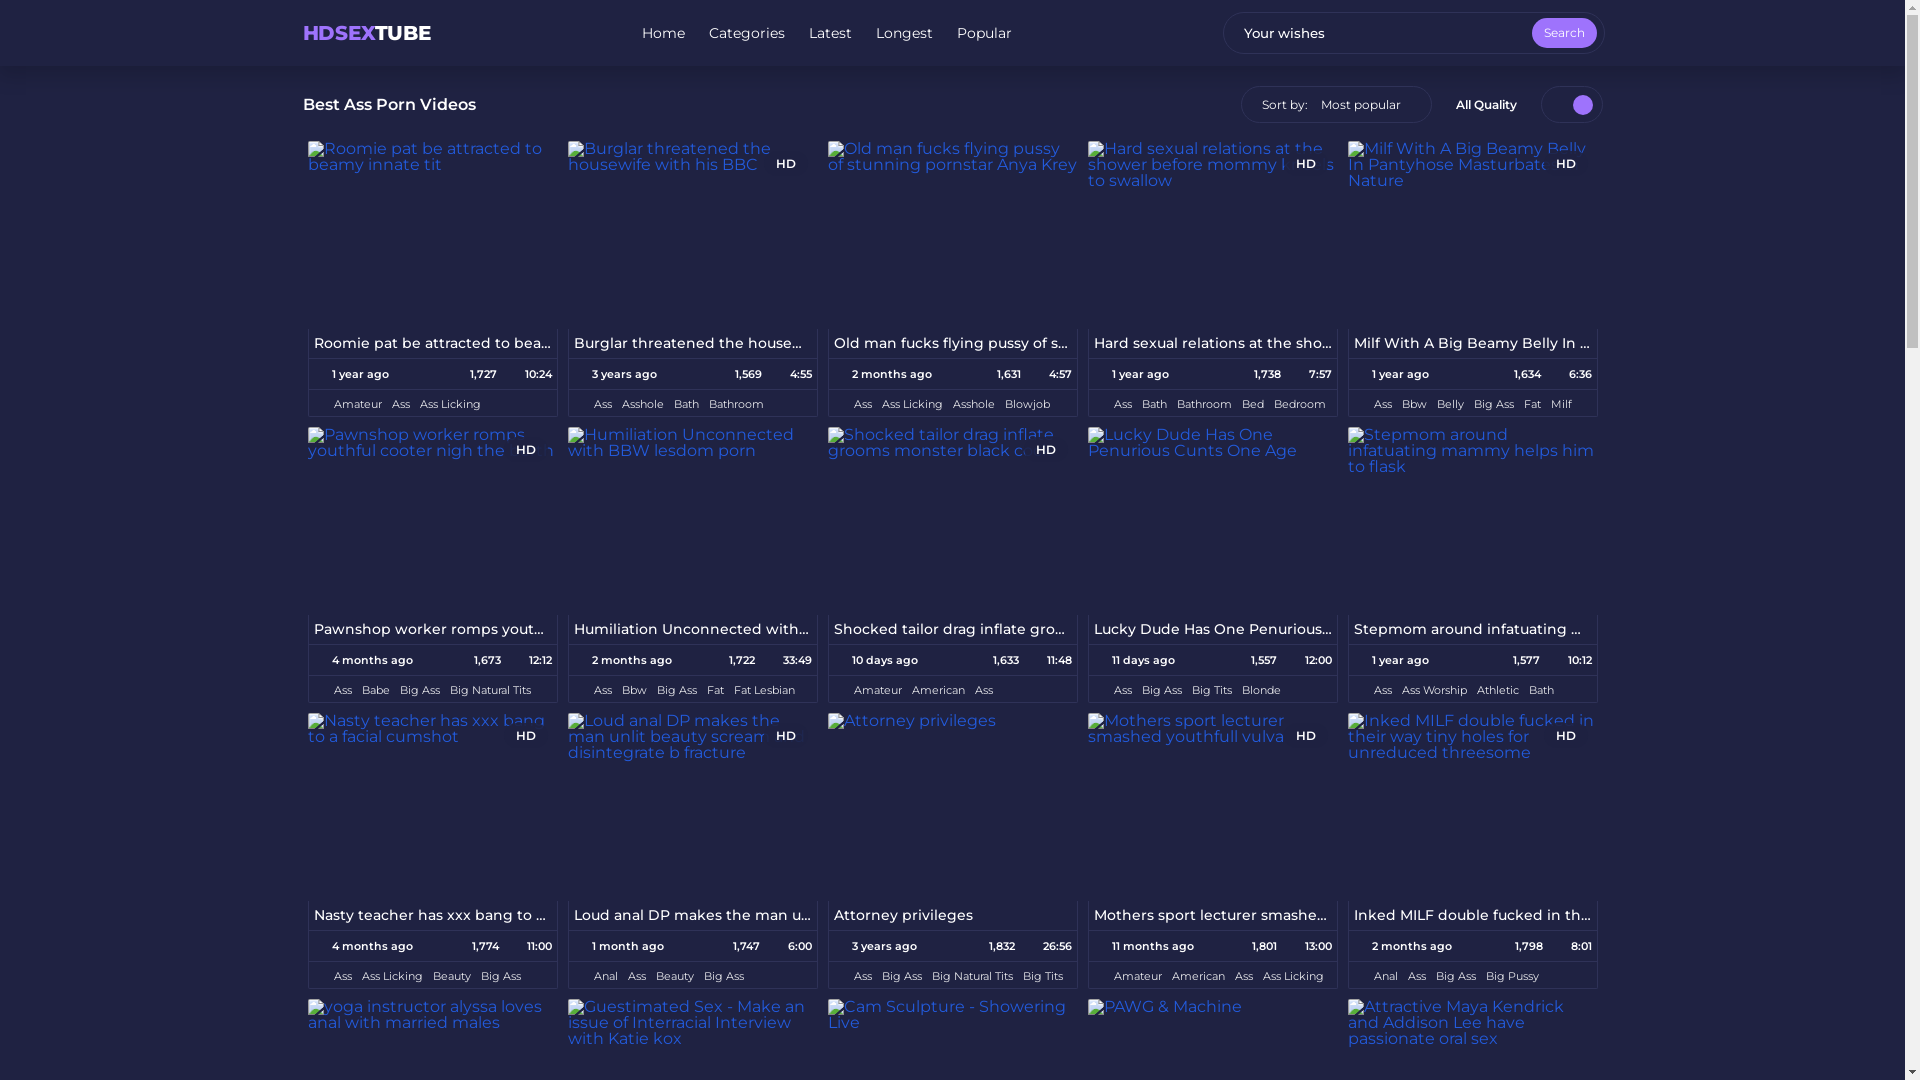  I want to click on 'Bedroom', so click(1272, 404).